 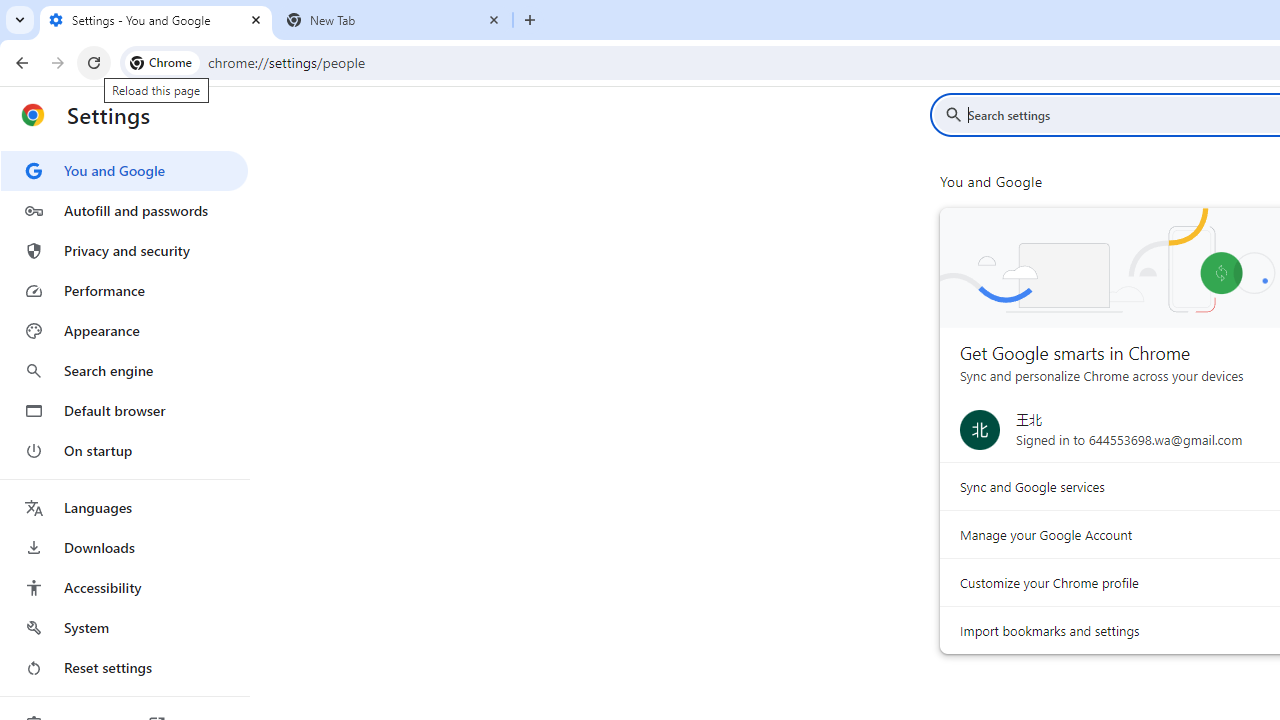 What do you see at coordinates (123, 506) in the screenshot?
I see `'Languages'` at bounding box center [123, 506].